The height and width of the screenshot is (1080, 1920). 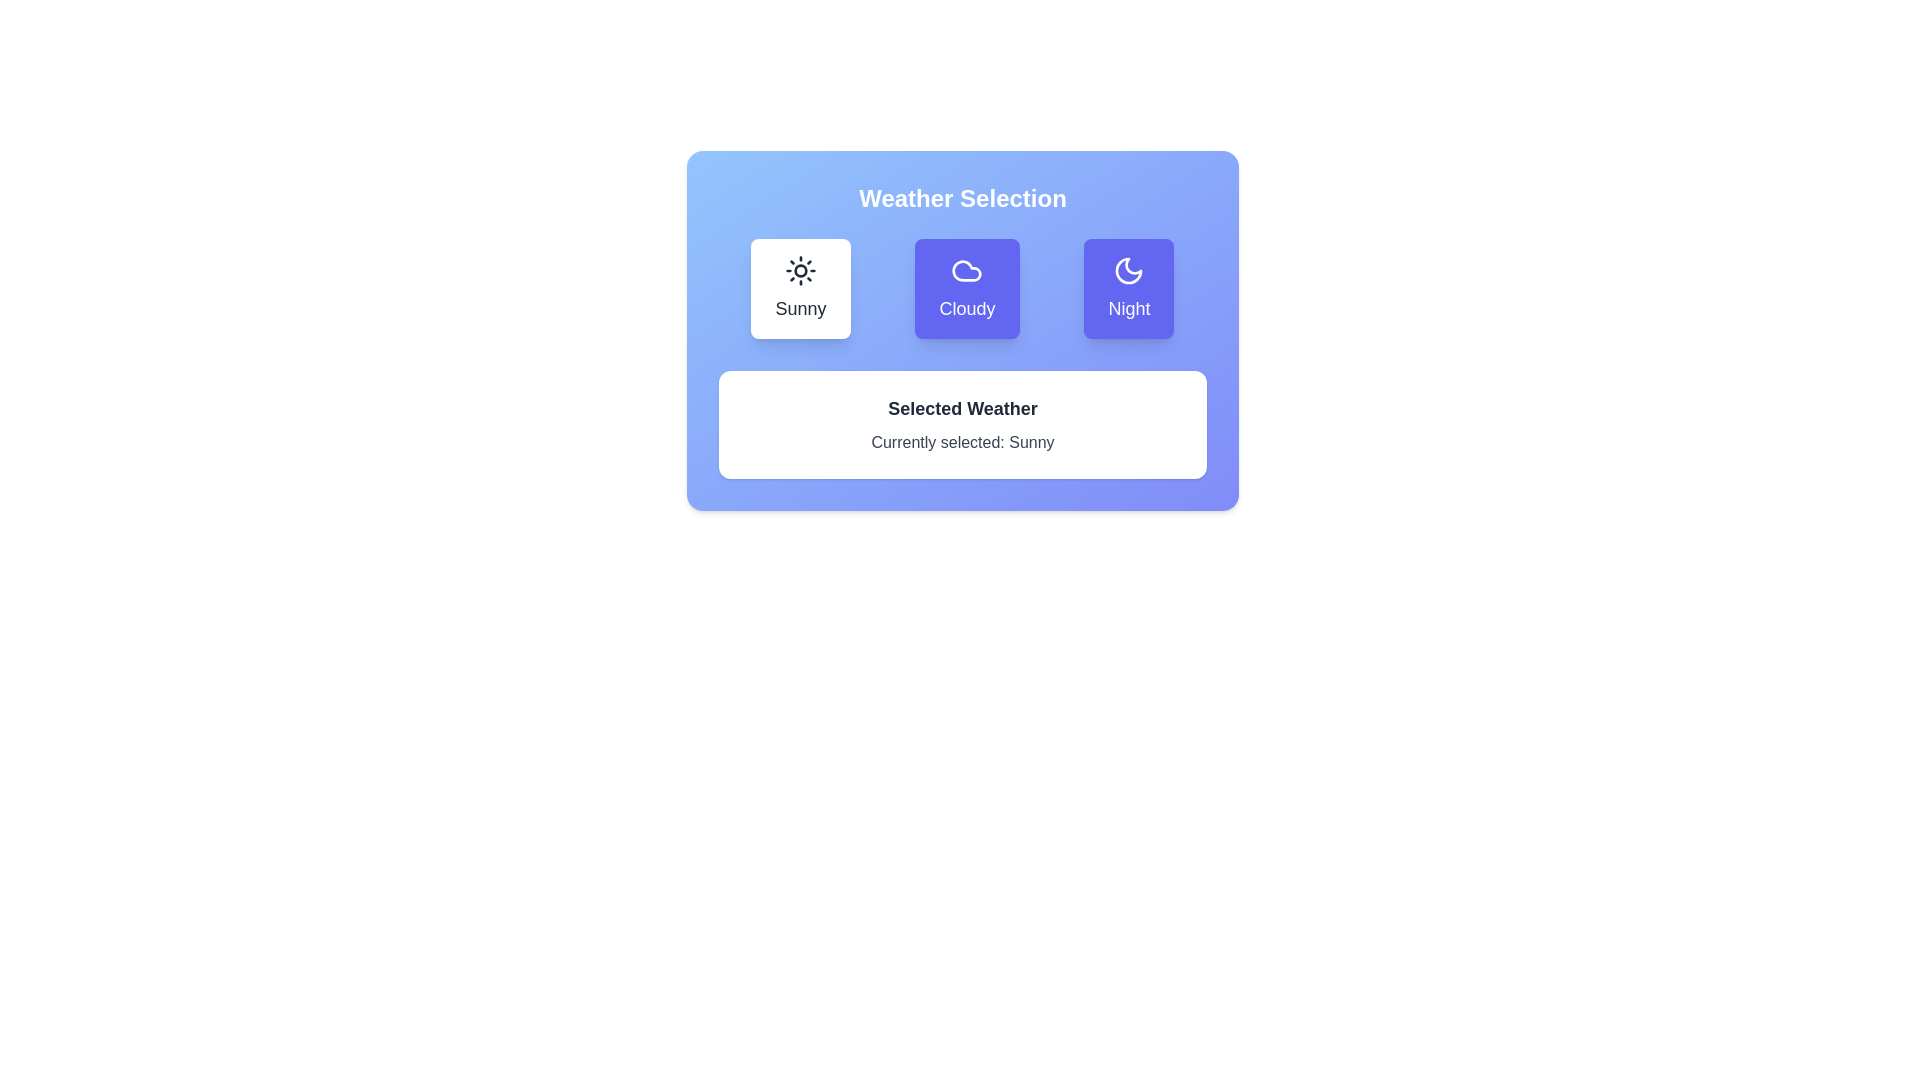 What do you see at coordinates (963, 289) in the screenshot?
I see `the 'Cloudy' button, which is a rectangular button with a white cloud icon and blue background, located between the 'Sunny' and 'Night' buttons` at bounding box center [963, 289].